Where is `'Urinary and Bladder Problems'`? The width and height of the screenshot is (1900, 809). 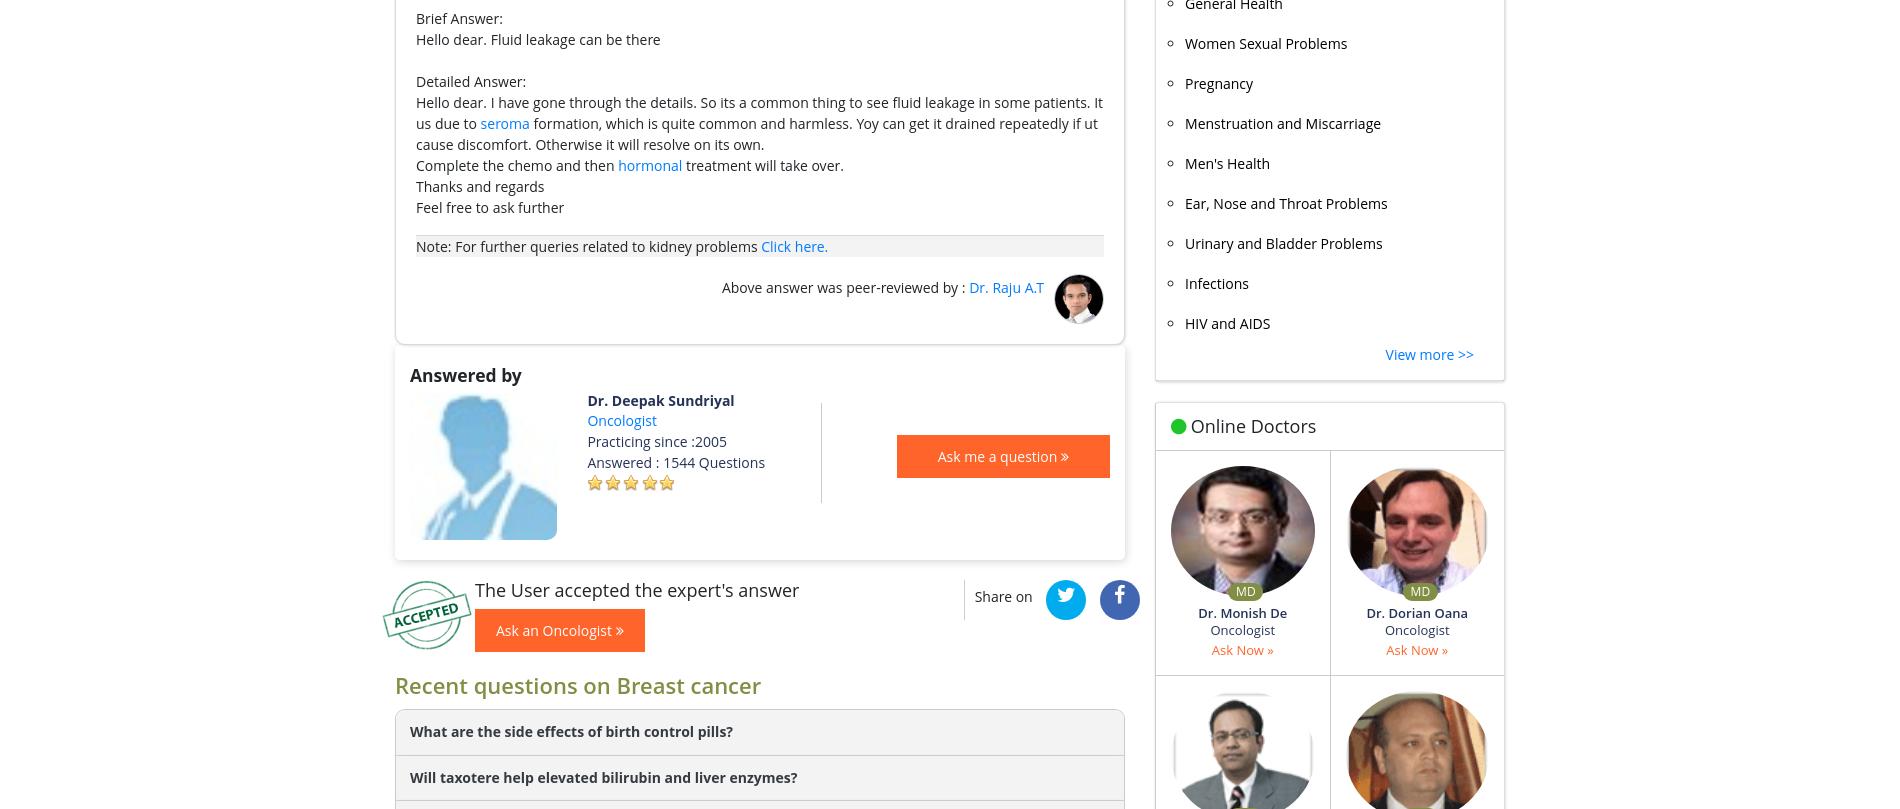 'Urinary and Bladder Problems' is located at coordinates (1282, 241).